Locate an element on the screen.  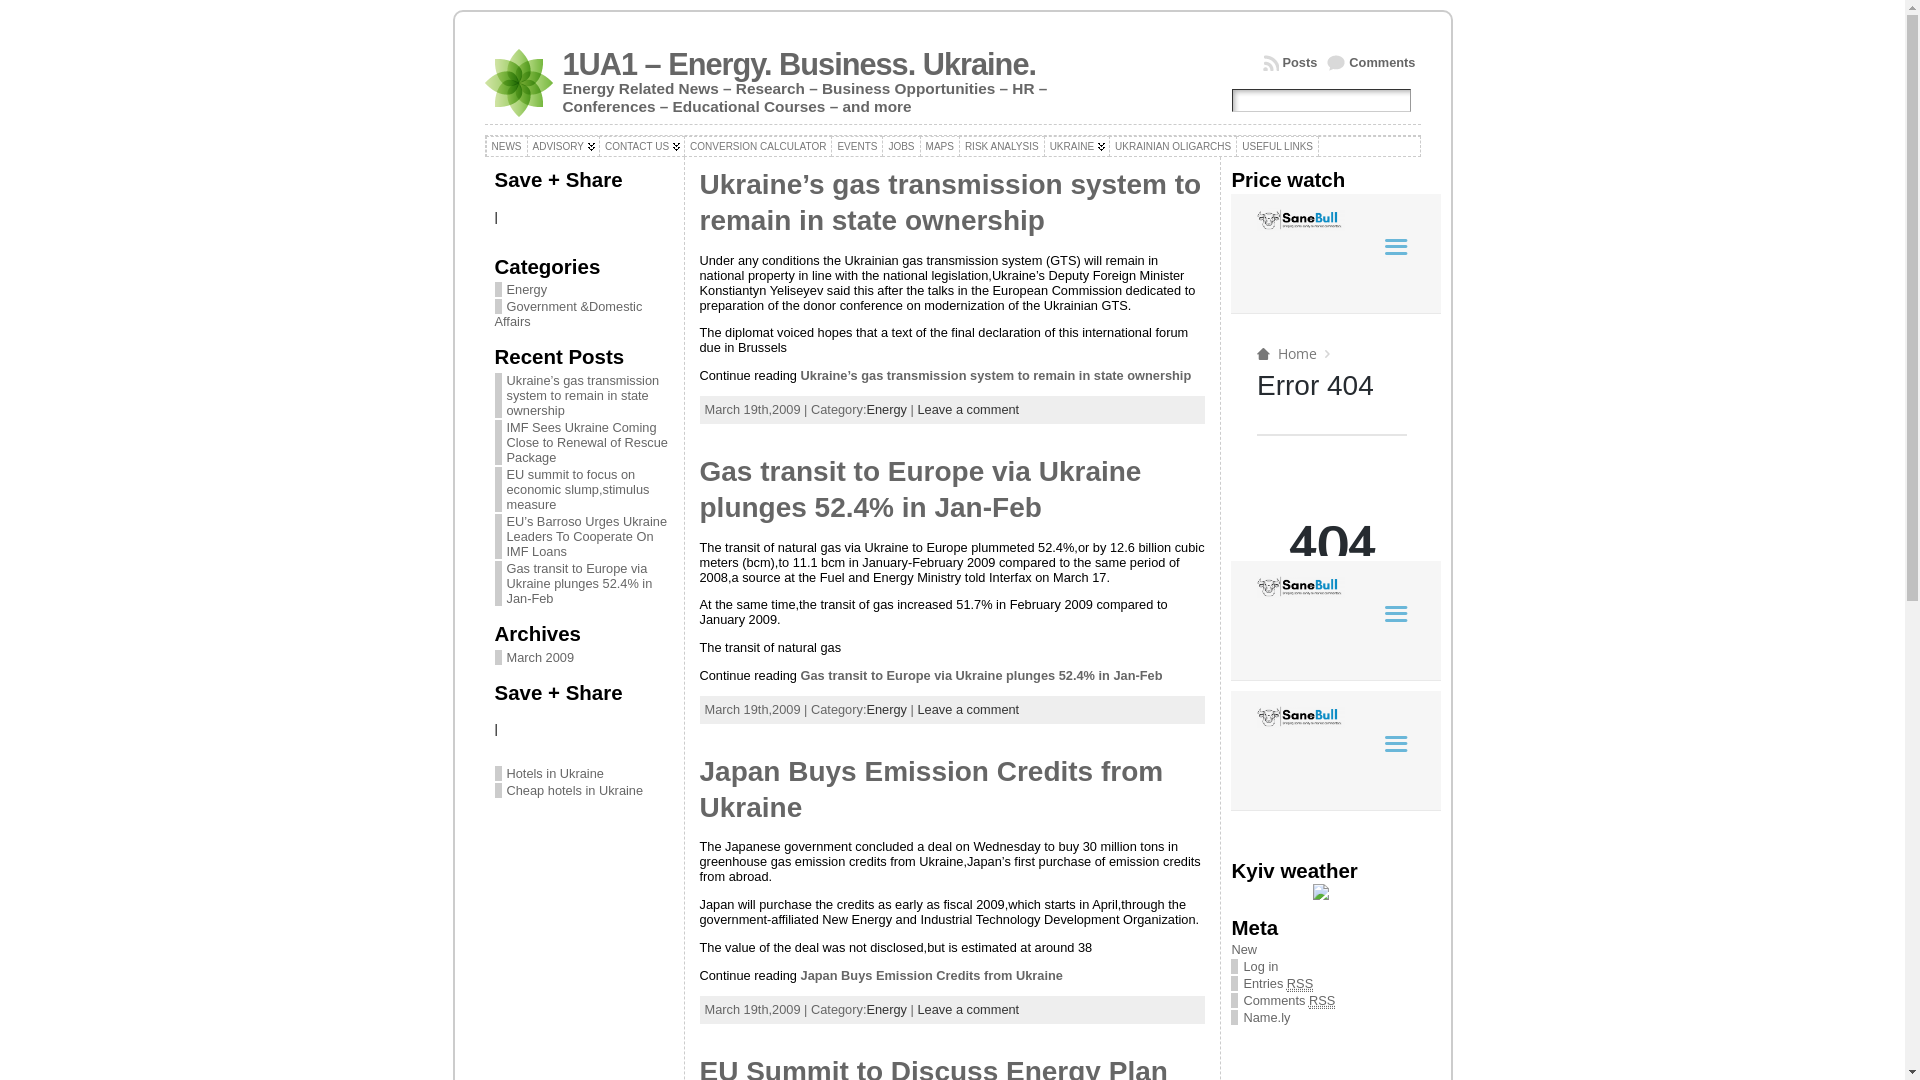
'Cheap hotels in Ukraine' is located at coordinates (573, 789).